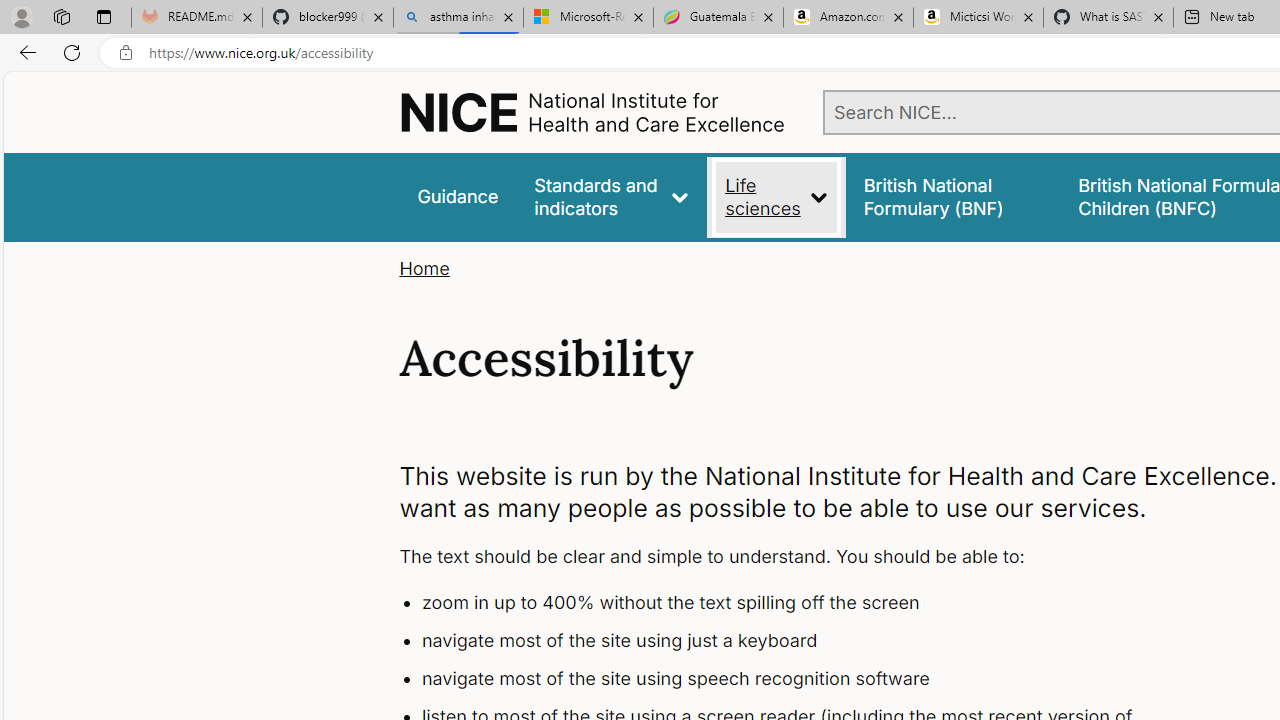 The image size is (1280, 720). What do you see at coordinates (457, 17) in the screenshot?
I see `'asthma inhaler - Search'` at bounding box center [457, 17].